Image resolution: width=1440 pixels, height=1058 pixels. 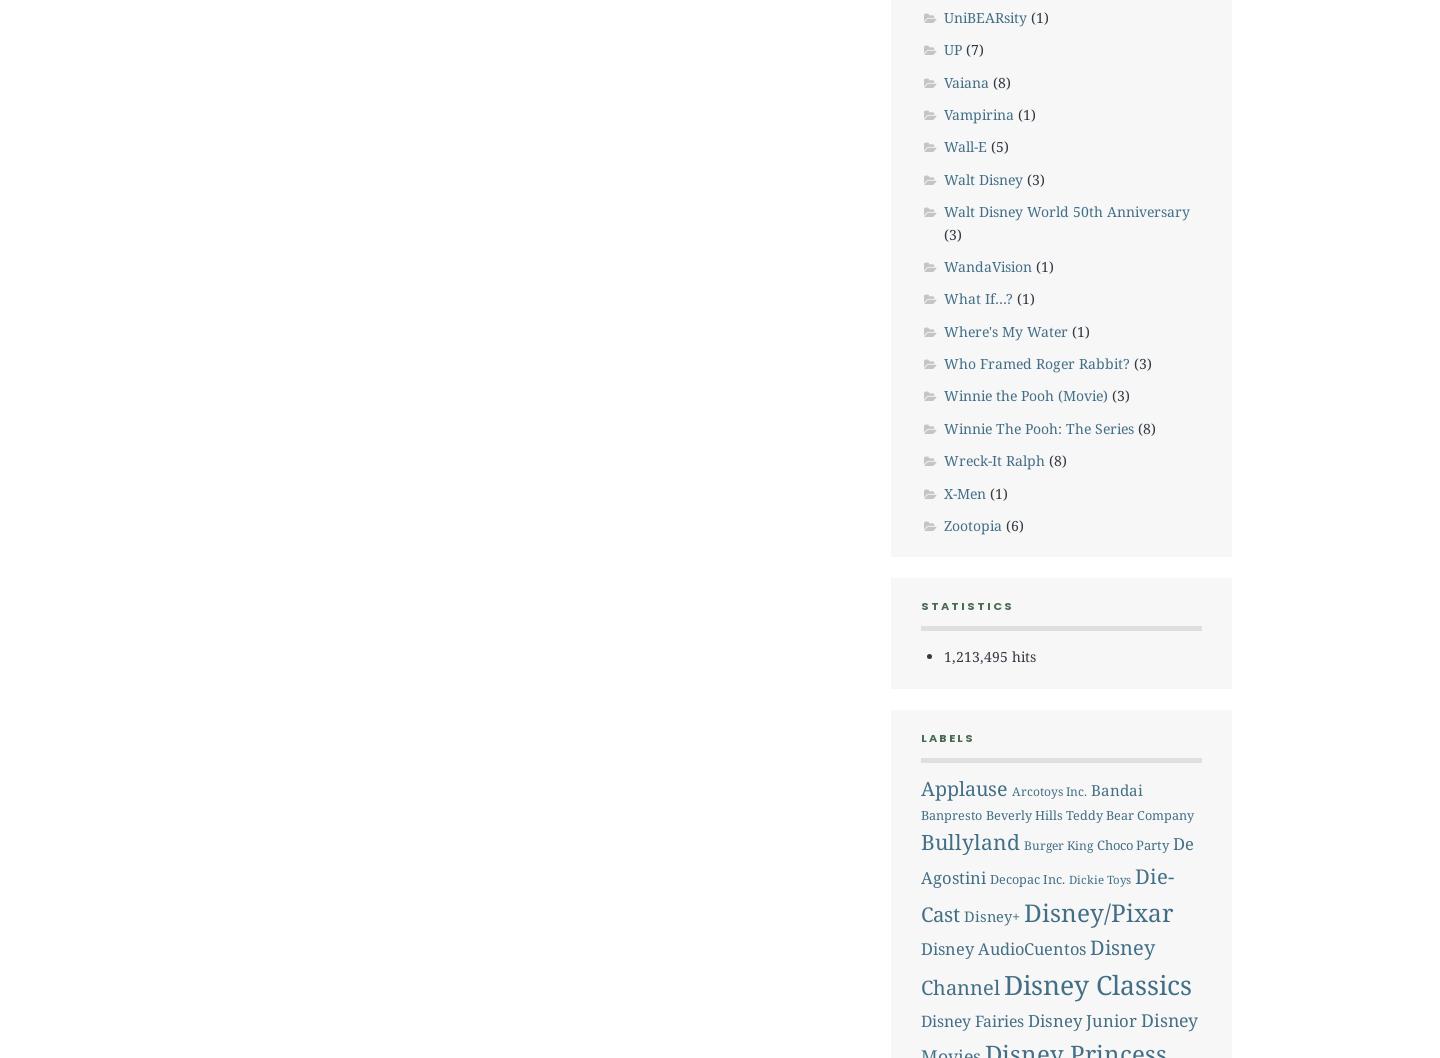 What do you see at coordinates (983, 16) in the screenshot?
I see `'UniBEARsity'` at bounding box center [983, 16].